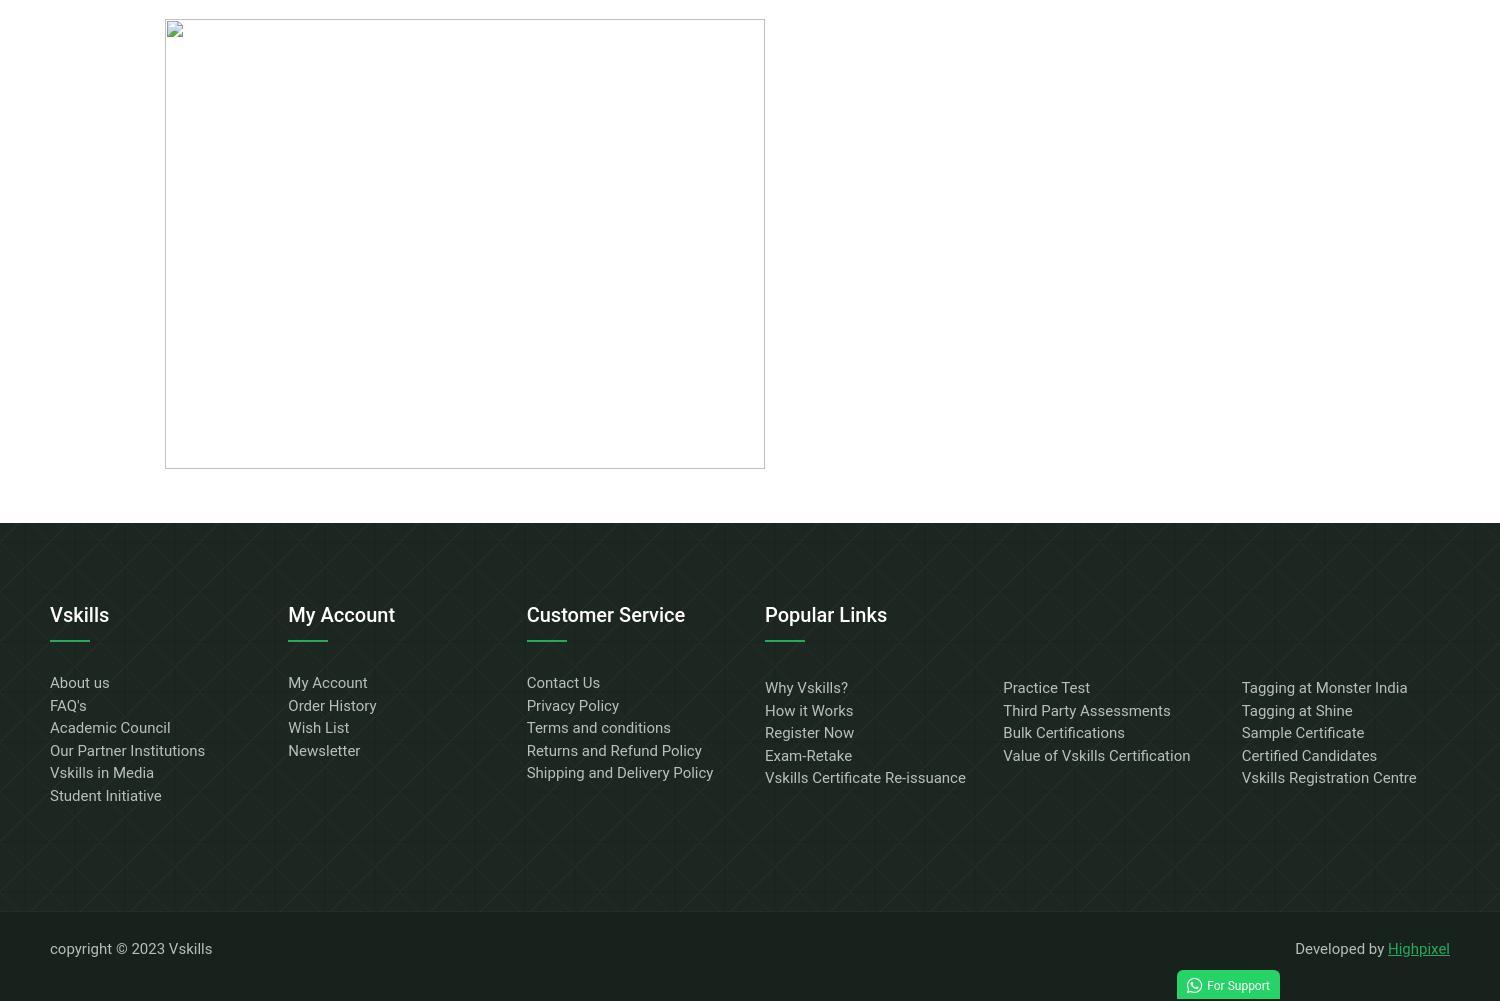  I want to click on 'Bulk Certifications', so click(1062, 733).